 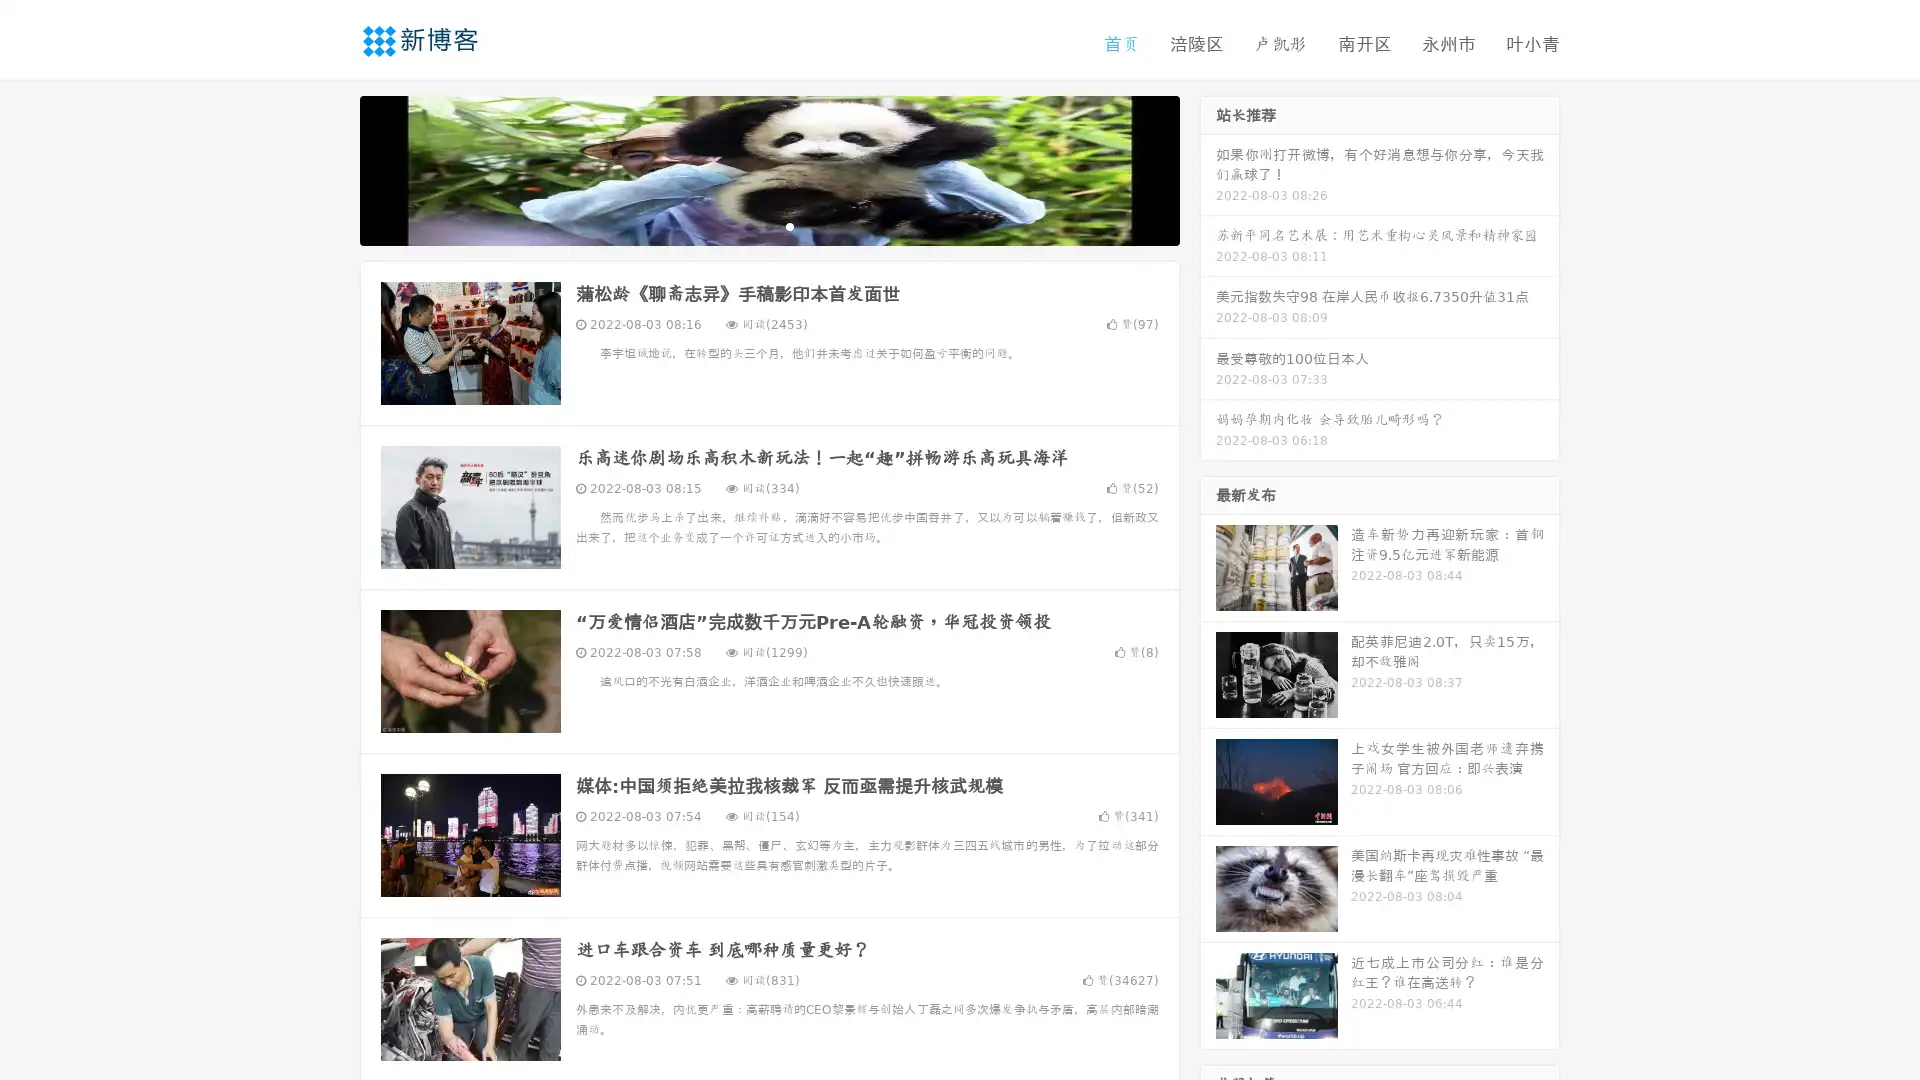 I want to click on Go to slide 3, so click(x=789, y=225).